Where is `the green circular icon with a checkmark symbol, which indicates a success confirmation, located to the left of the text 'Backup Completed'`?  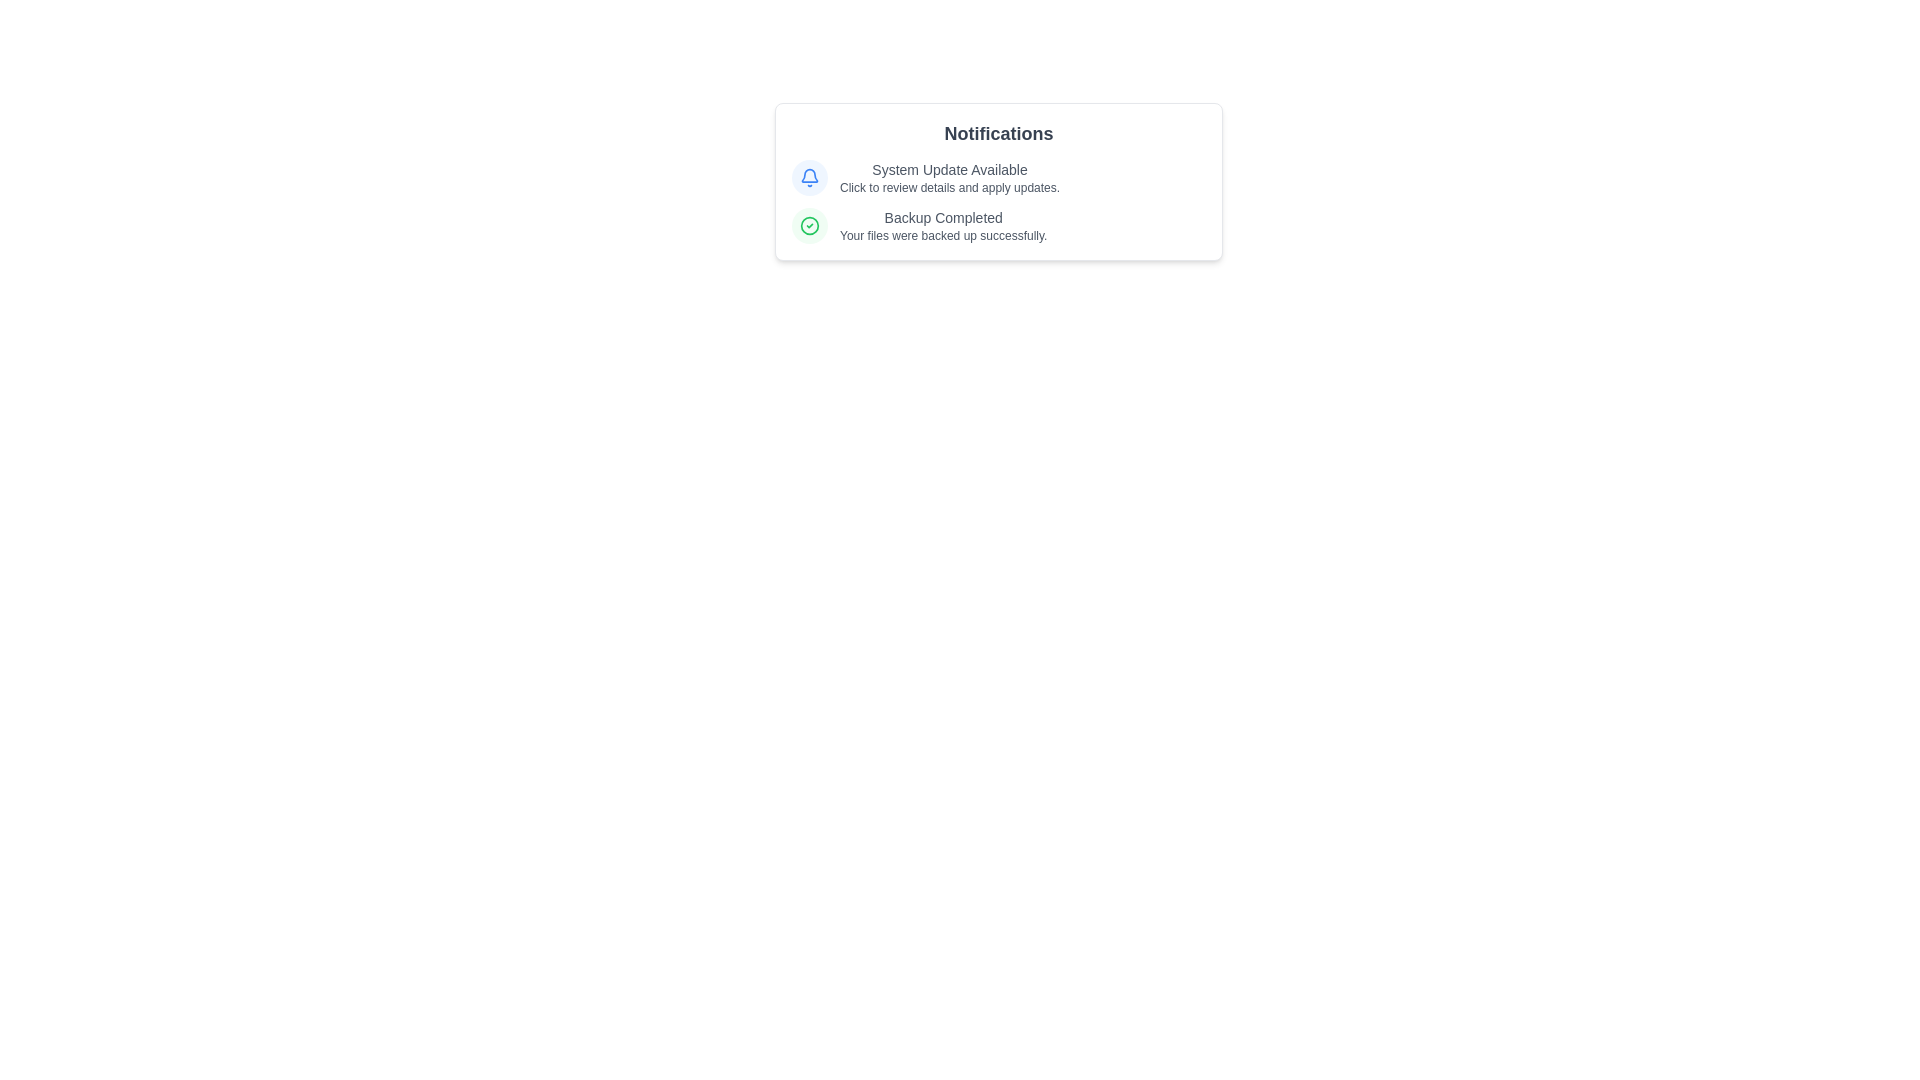
the green circular icon with a checkmark symbol, which indicates a success confirmation, located to the left of the text 'Backup Completed' is located at coordinates (810, 225).